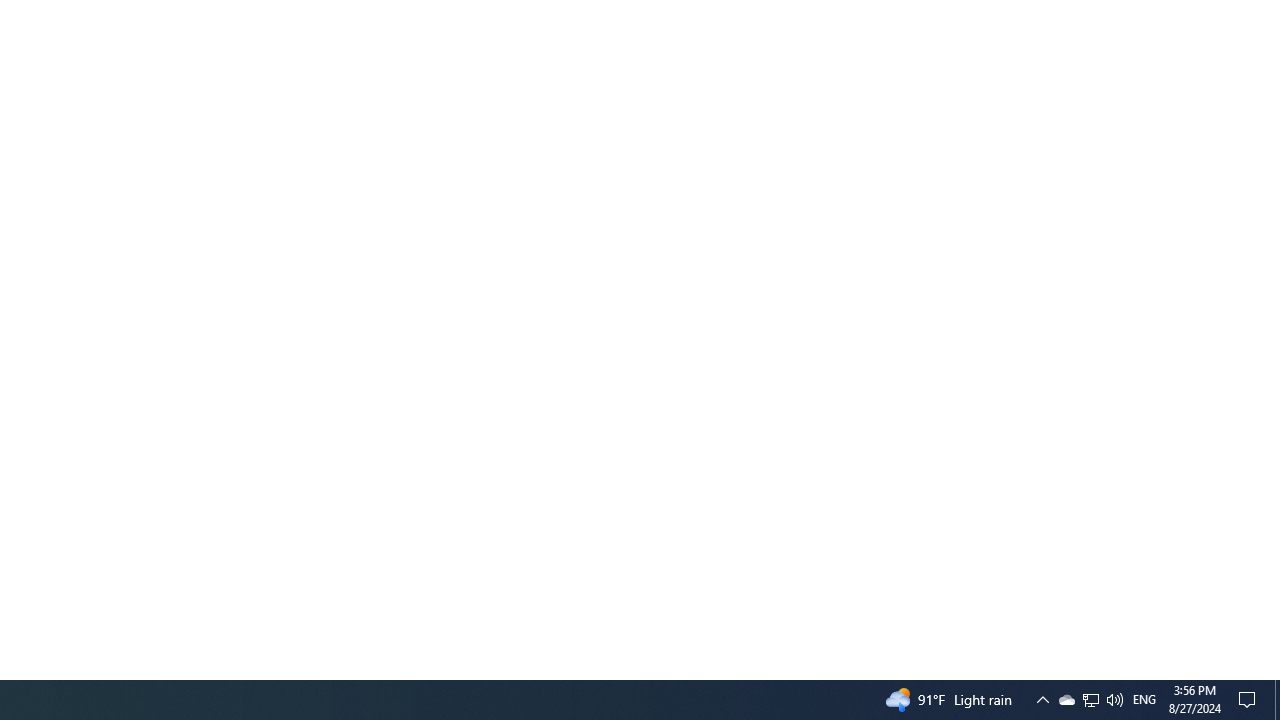  I want to click on 'Notification Chevron', so click(1041, 698).